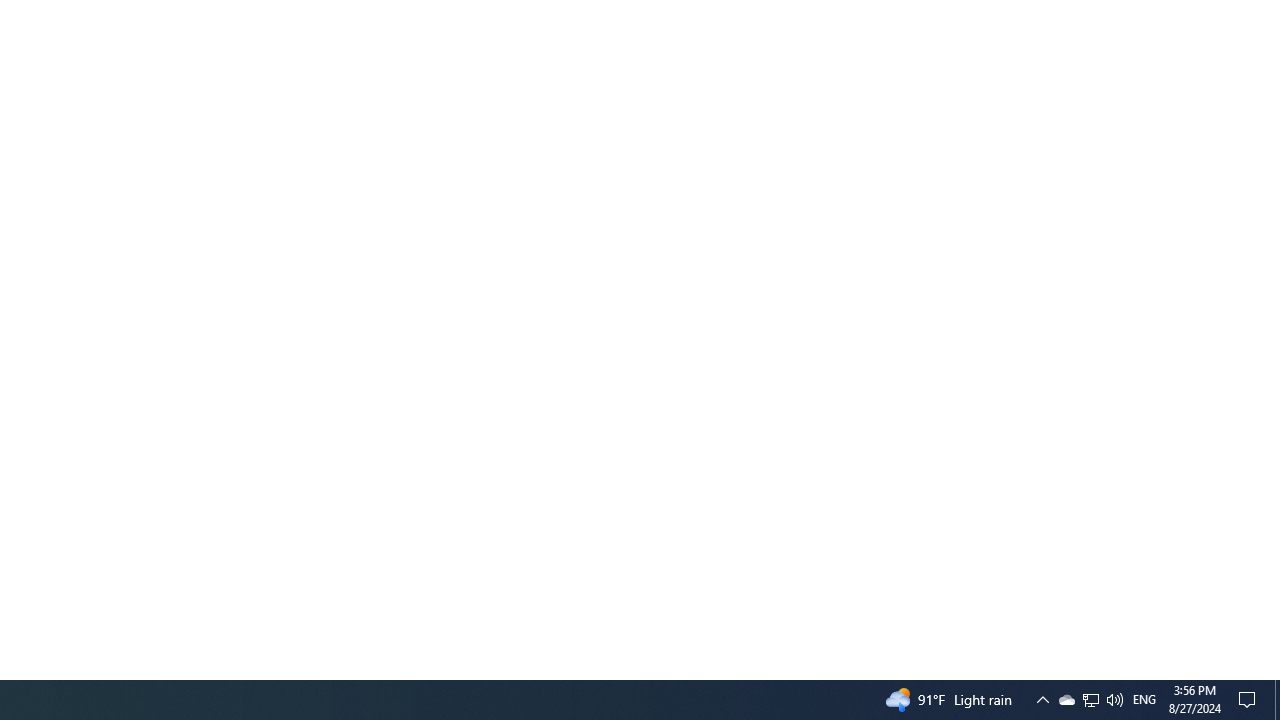  I want to click on 'Notification Chevron', so click(1041, 698).